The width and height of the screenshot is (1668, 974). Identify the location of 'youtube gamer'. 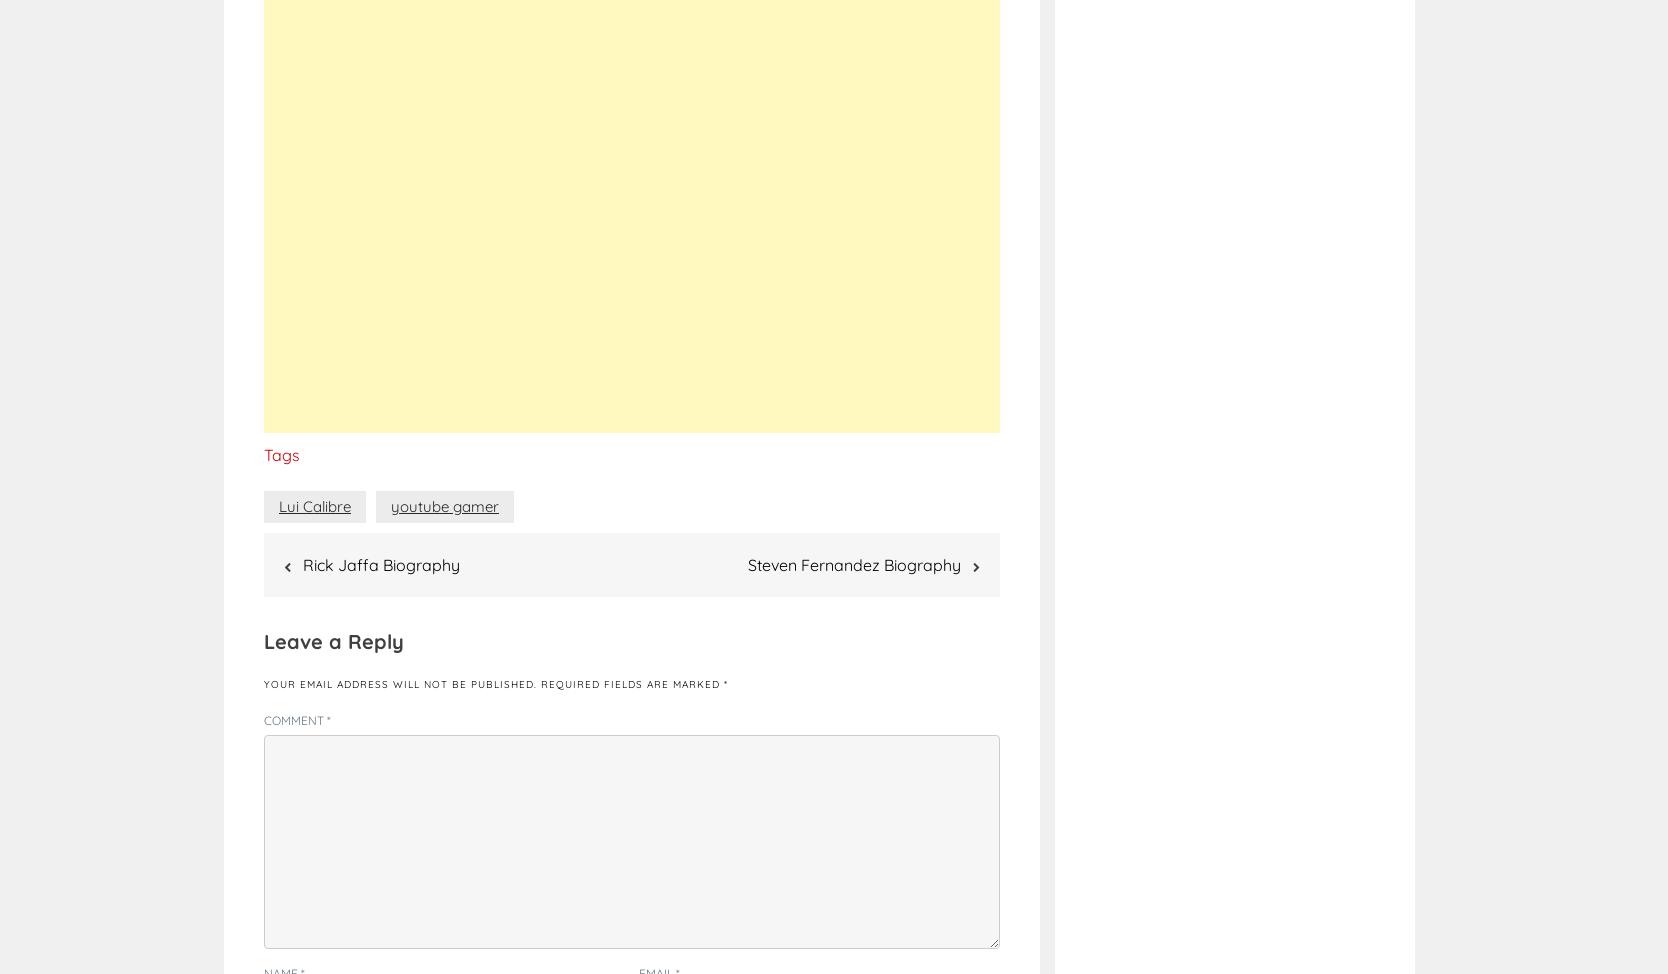
(445, 505).